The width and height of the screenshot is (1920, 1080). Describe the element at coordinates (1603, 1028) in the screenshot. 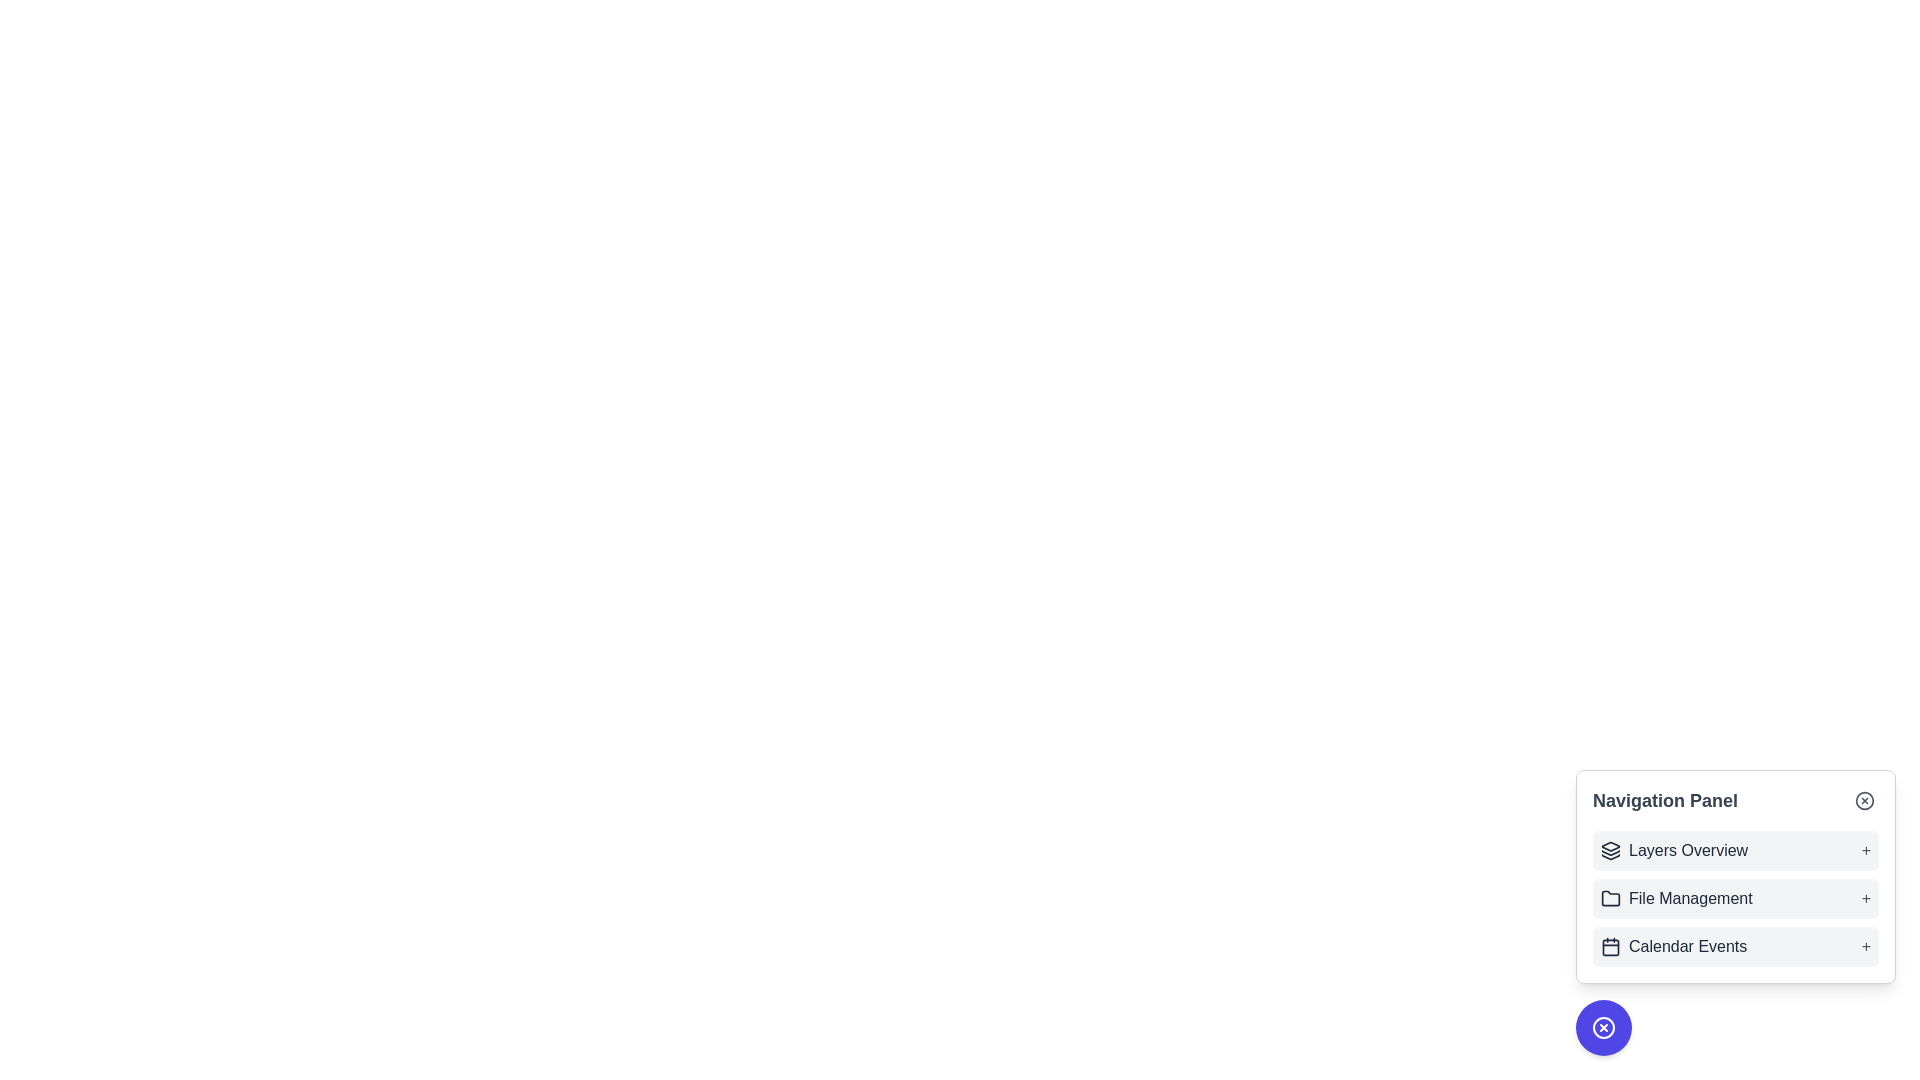

I see `the circular icon with a cross mark in its center, which has a purple background and white strokes, located at the bottom-right corner of the interface beneath the navigation panel` at that location.